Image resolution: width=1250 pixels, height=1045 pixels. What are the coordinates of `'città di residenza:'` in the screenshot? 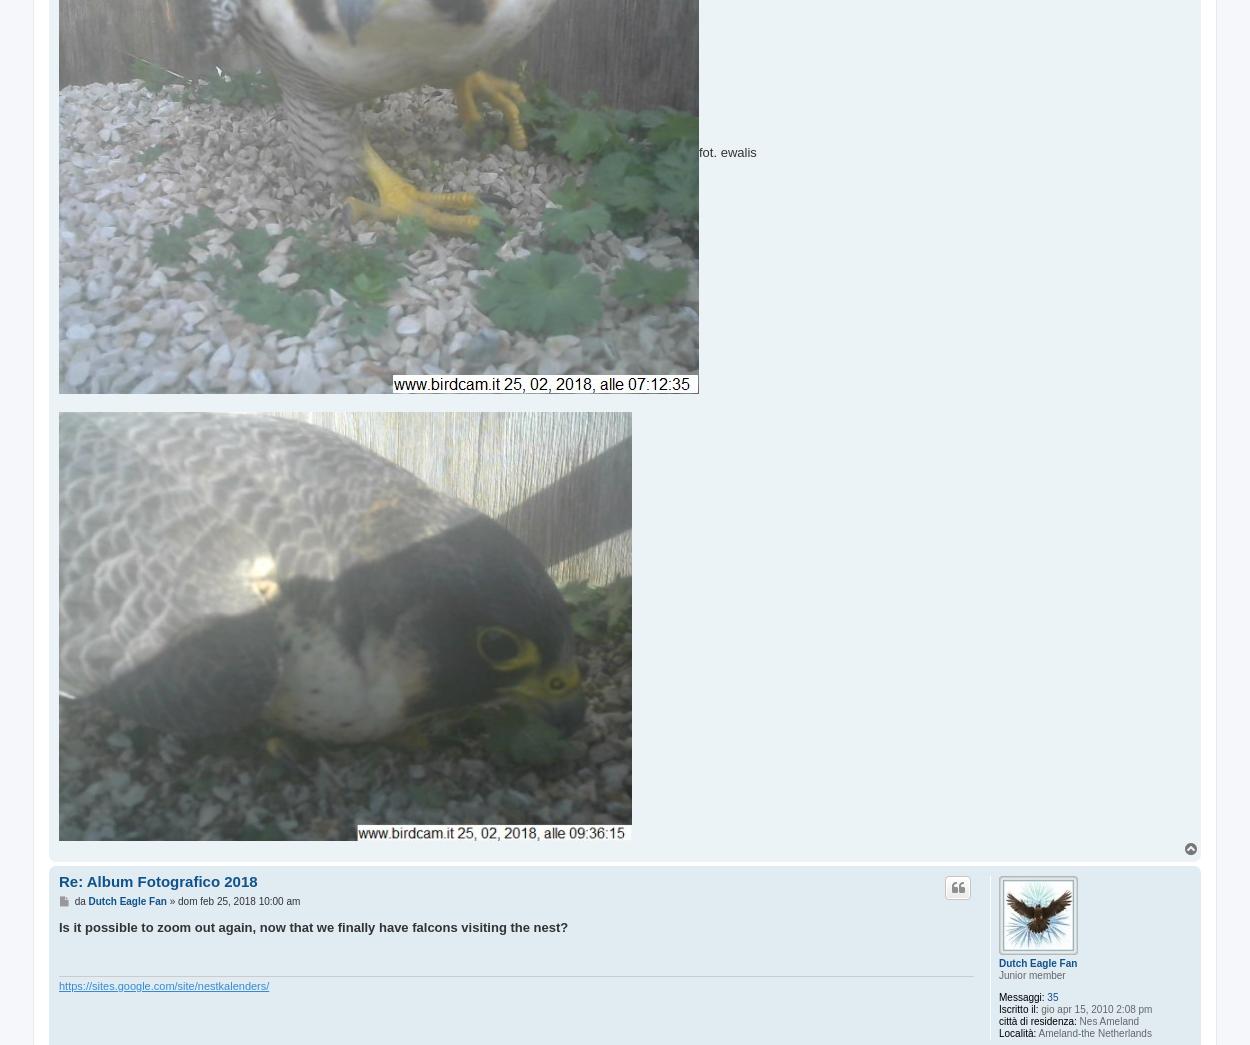 It's located at (1037, 1021).